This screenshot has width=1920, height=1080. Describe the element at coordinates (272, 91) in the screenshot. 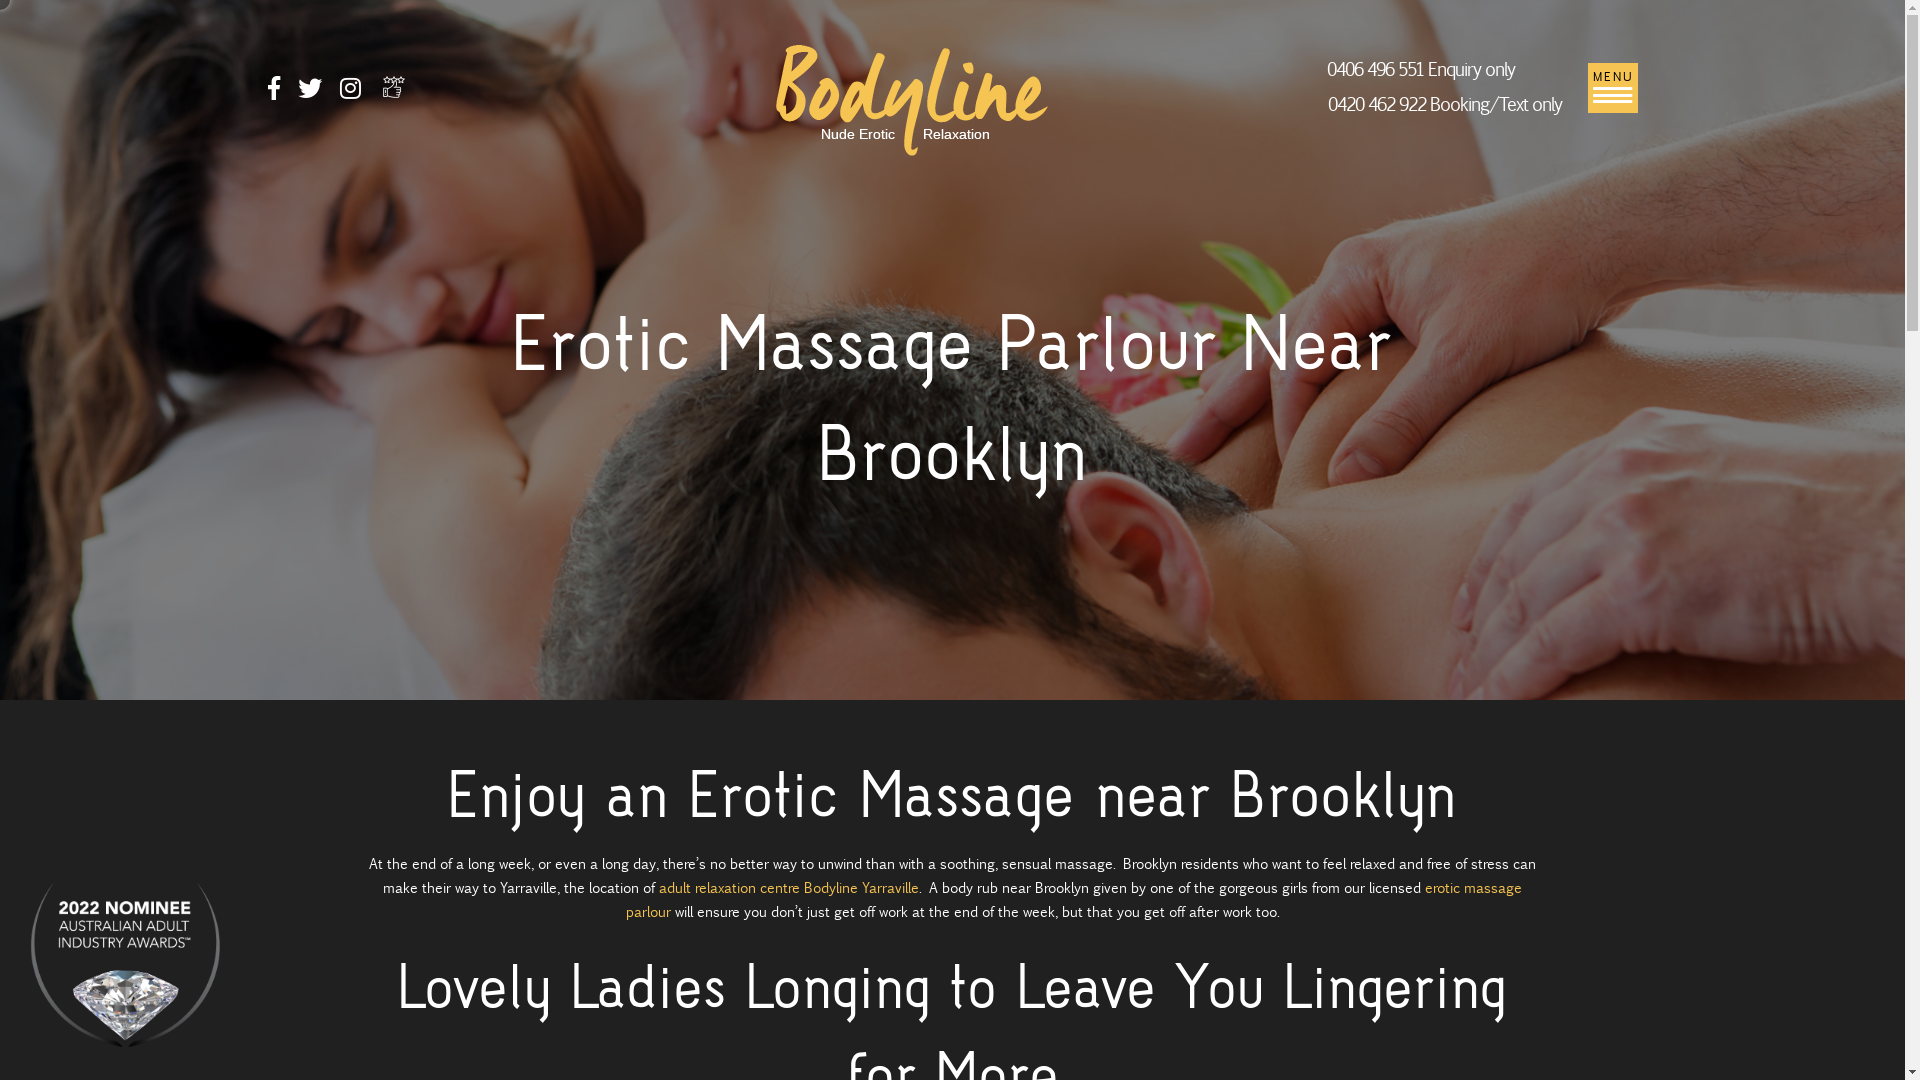

I see `'Facebook'` at that location.